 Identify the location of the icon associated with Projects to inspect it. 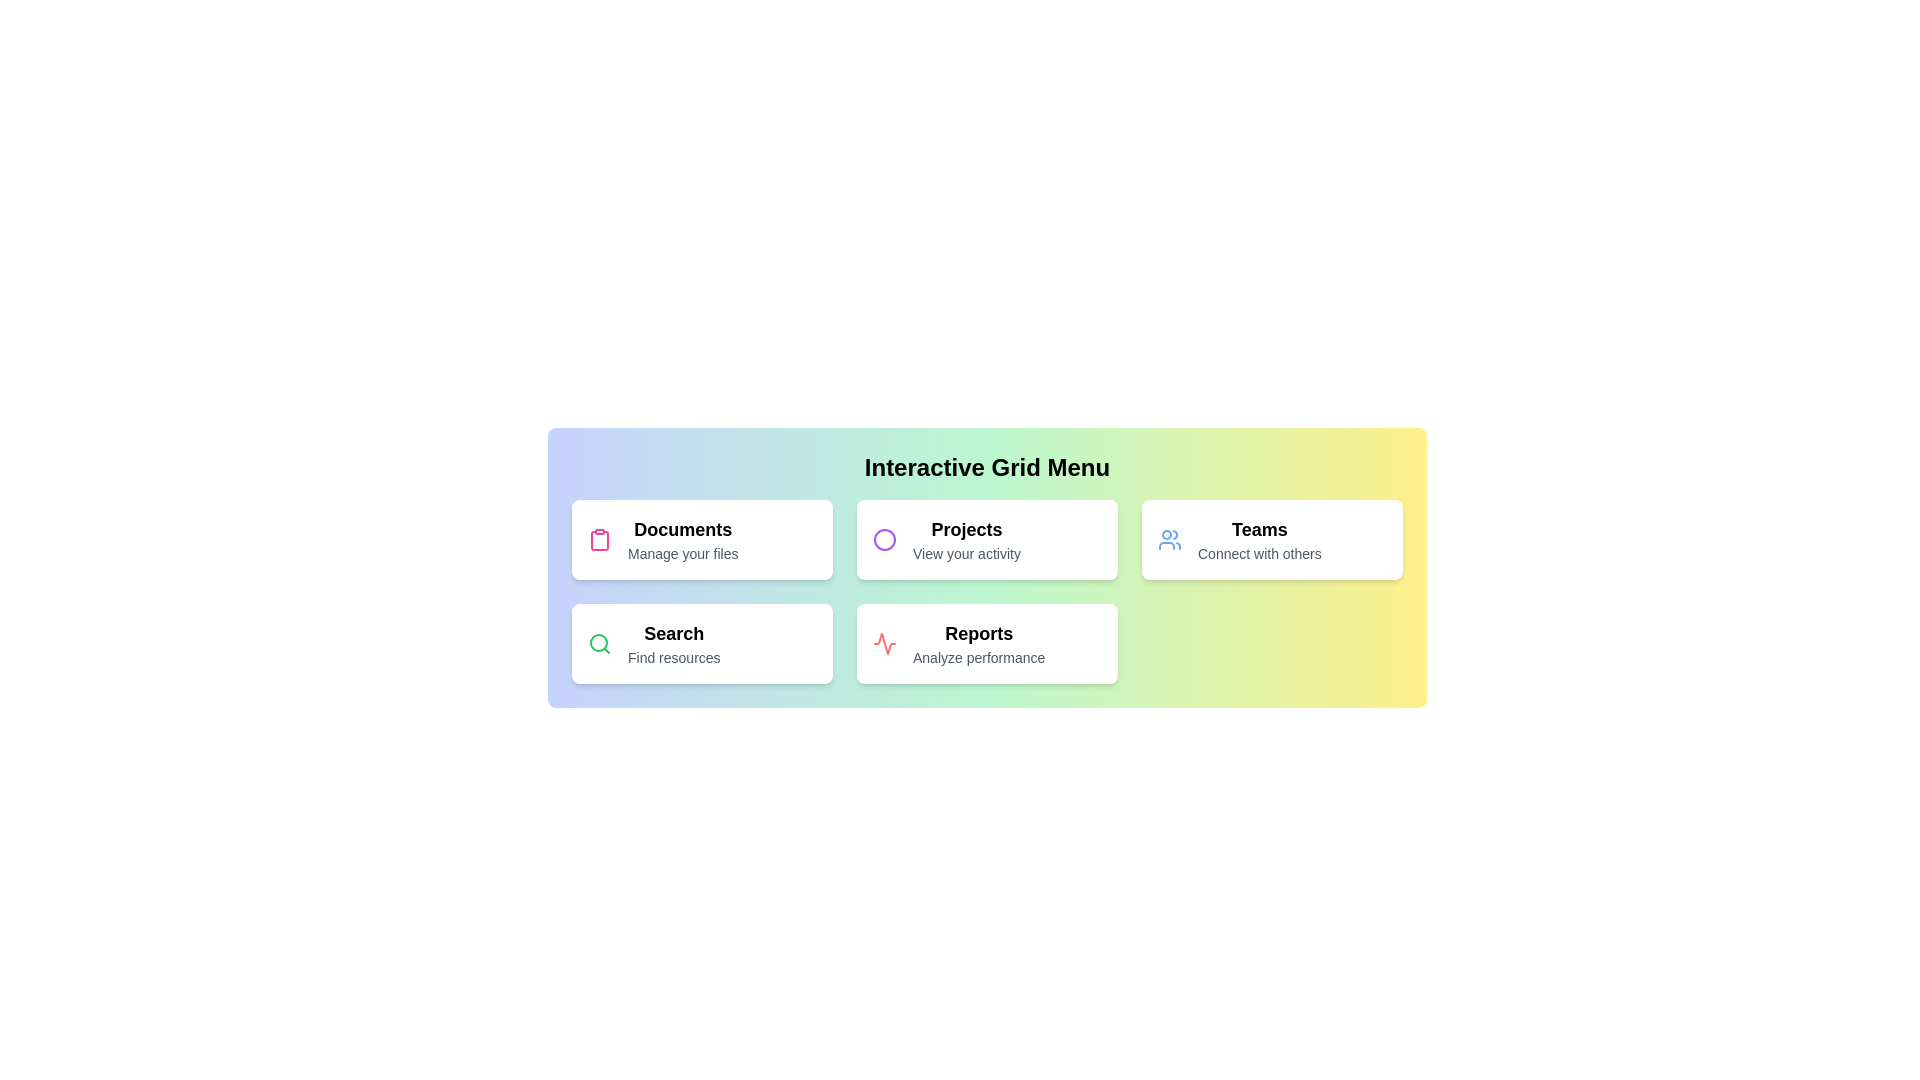
(883, 540).